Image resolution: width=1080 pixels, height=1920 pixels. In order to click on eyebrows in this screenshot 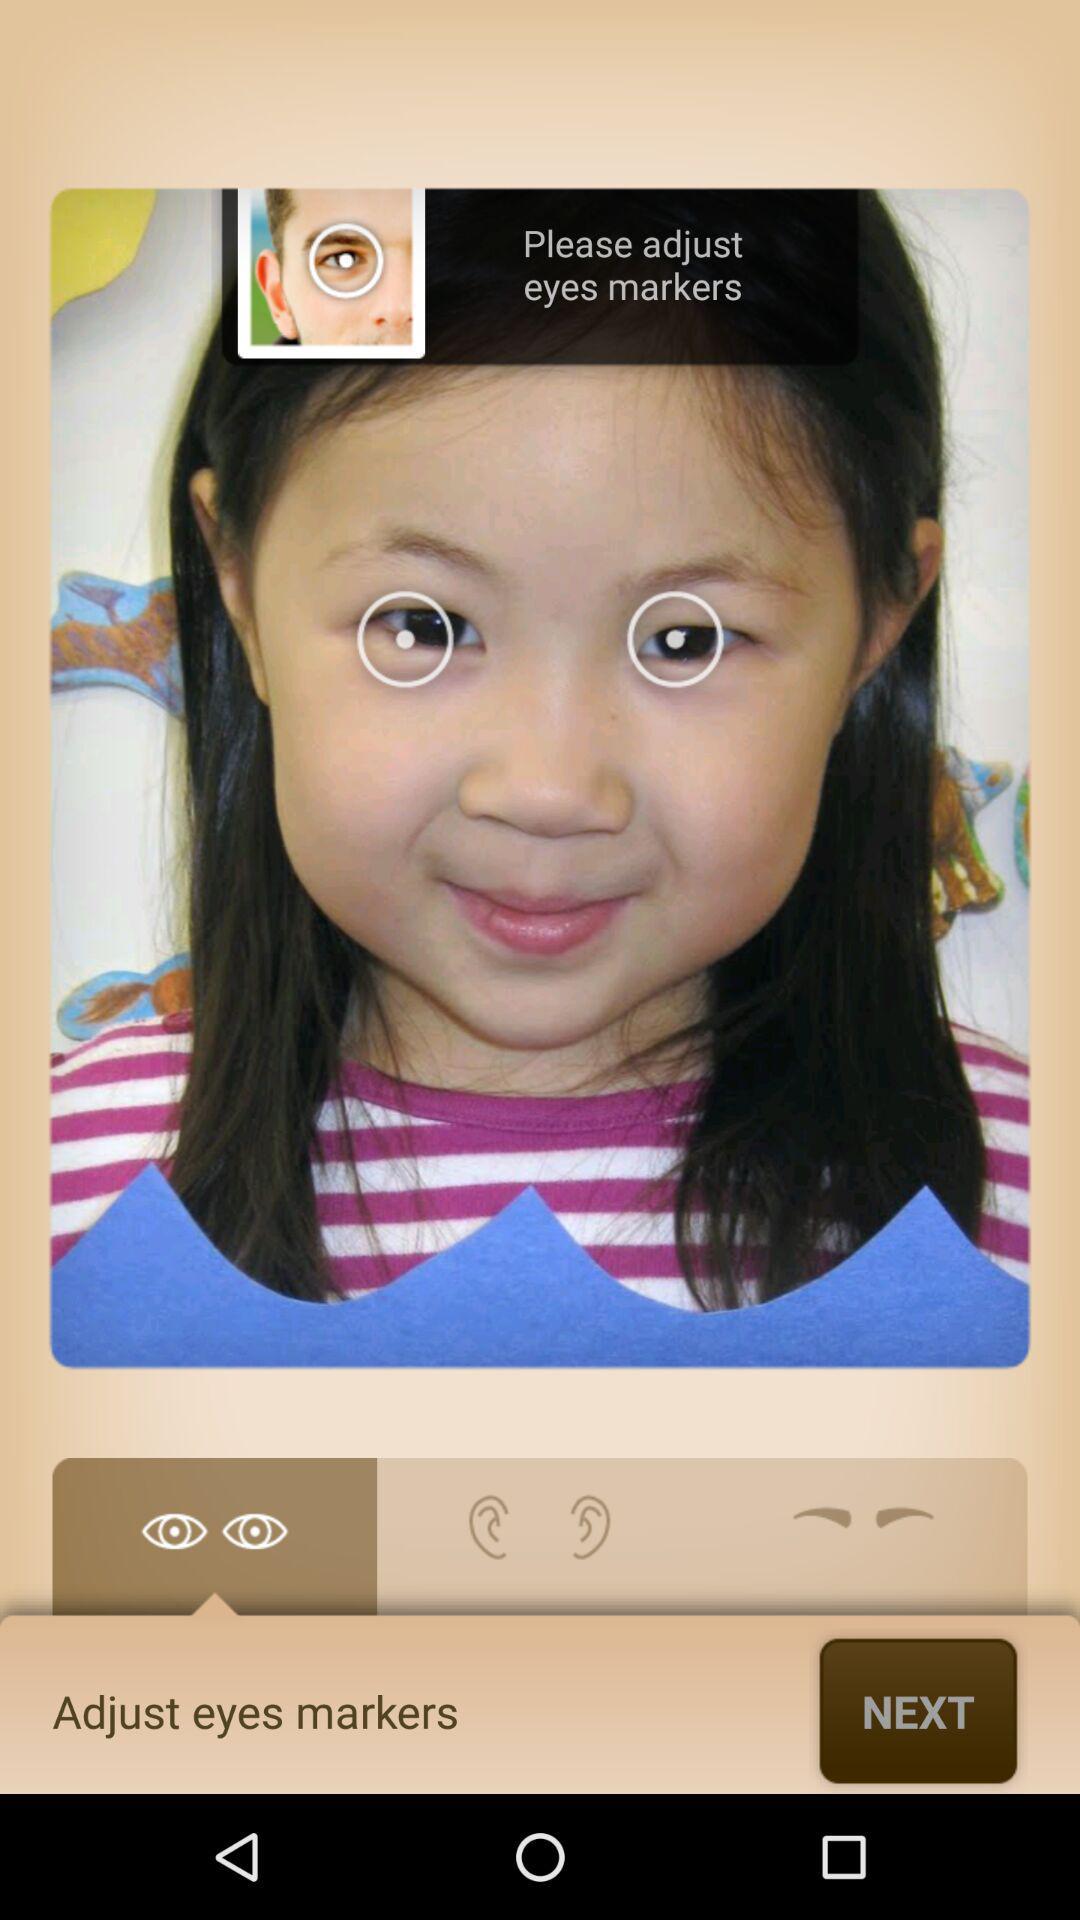, I will do `click(863, 1546)`.